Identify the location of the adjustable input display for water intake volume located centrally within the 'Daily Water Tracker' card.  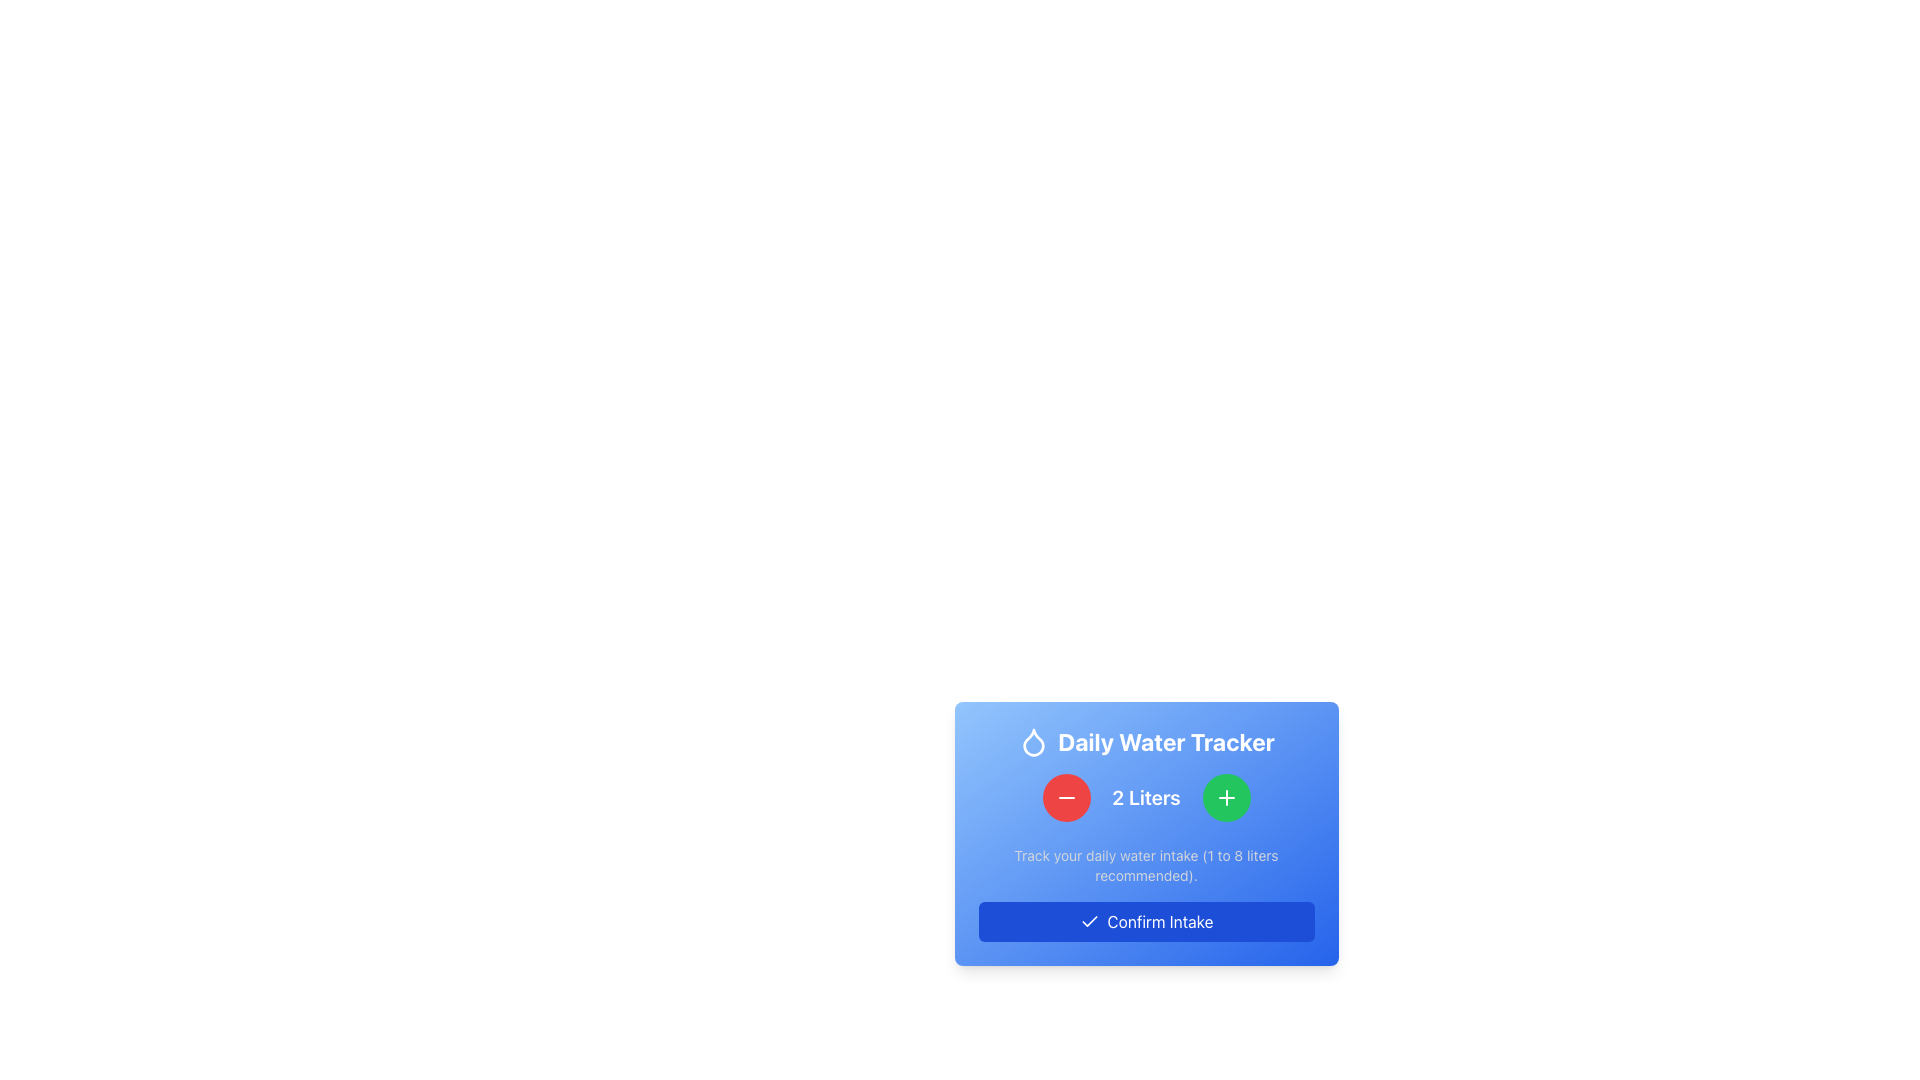
(1146, 797).